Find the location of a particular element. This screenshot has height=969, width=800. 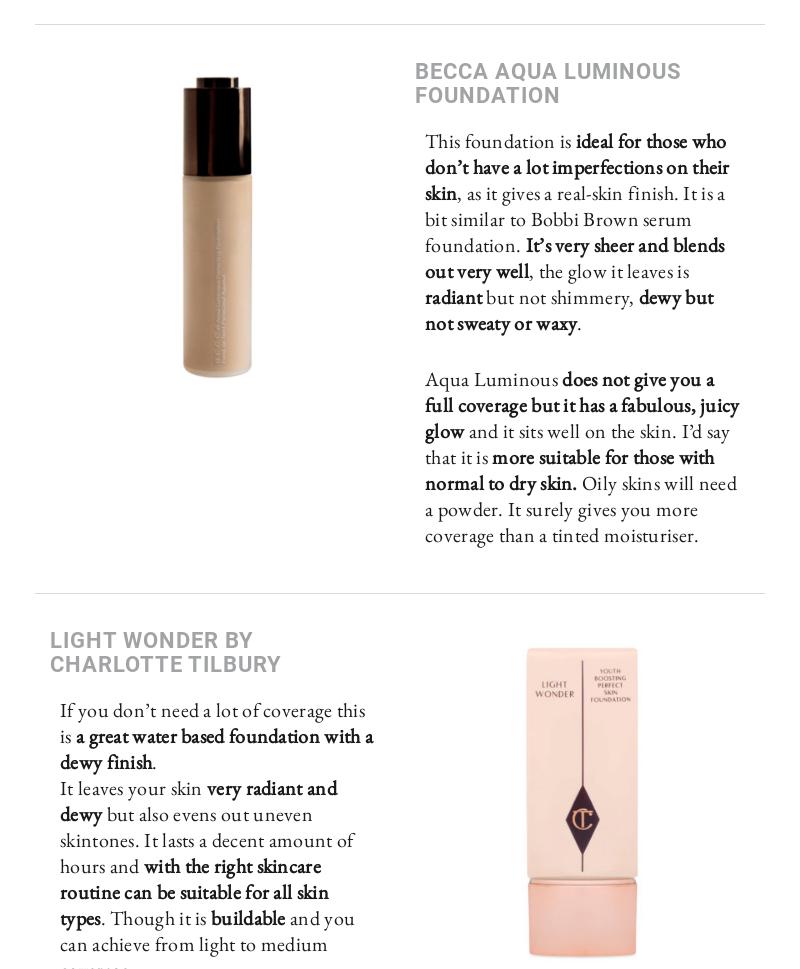

'dewy but not sweaty or waxy' is located at coordinates (567, 308).